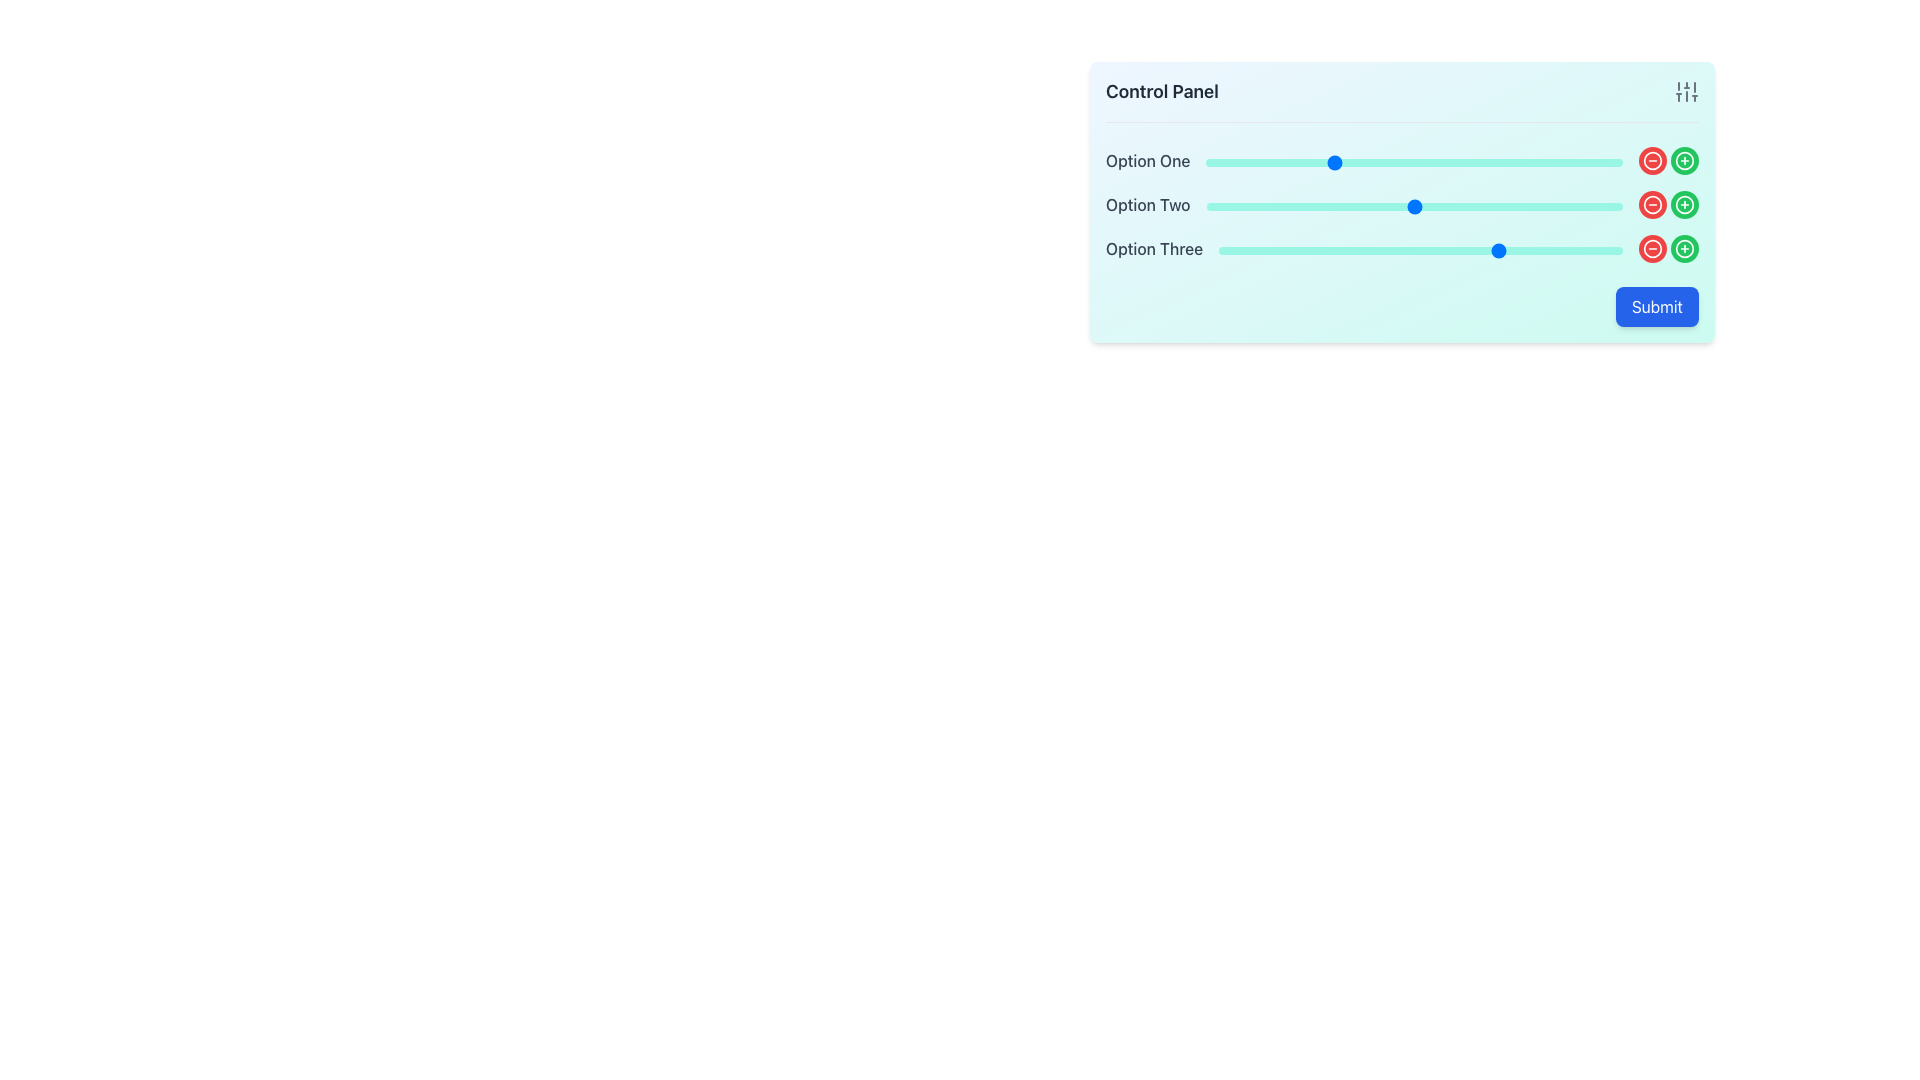 The height and width of the screenshot is (1080, 1920). Describe the element at coordinates (1430, 161) in the screenshot. I see `the slider` at that location.